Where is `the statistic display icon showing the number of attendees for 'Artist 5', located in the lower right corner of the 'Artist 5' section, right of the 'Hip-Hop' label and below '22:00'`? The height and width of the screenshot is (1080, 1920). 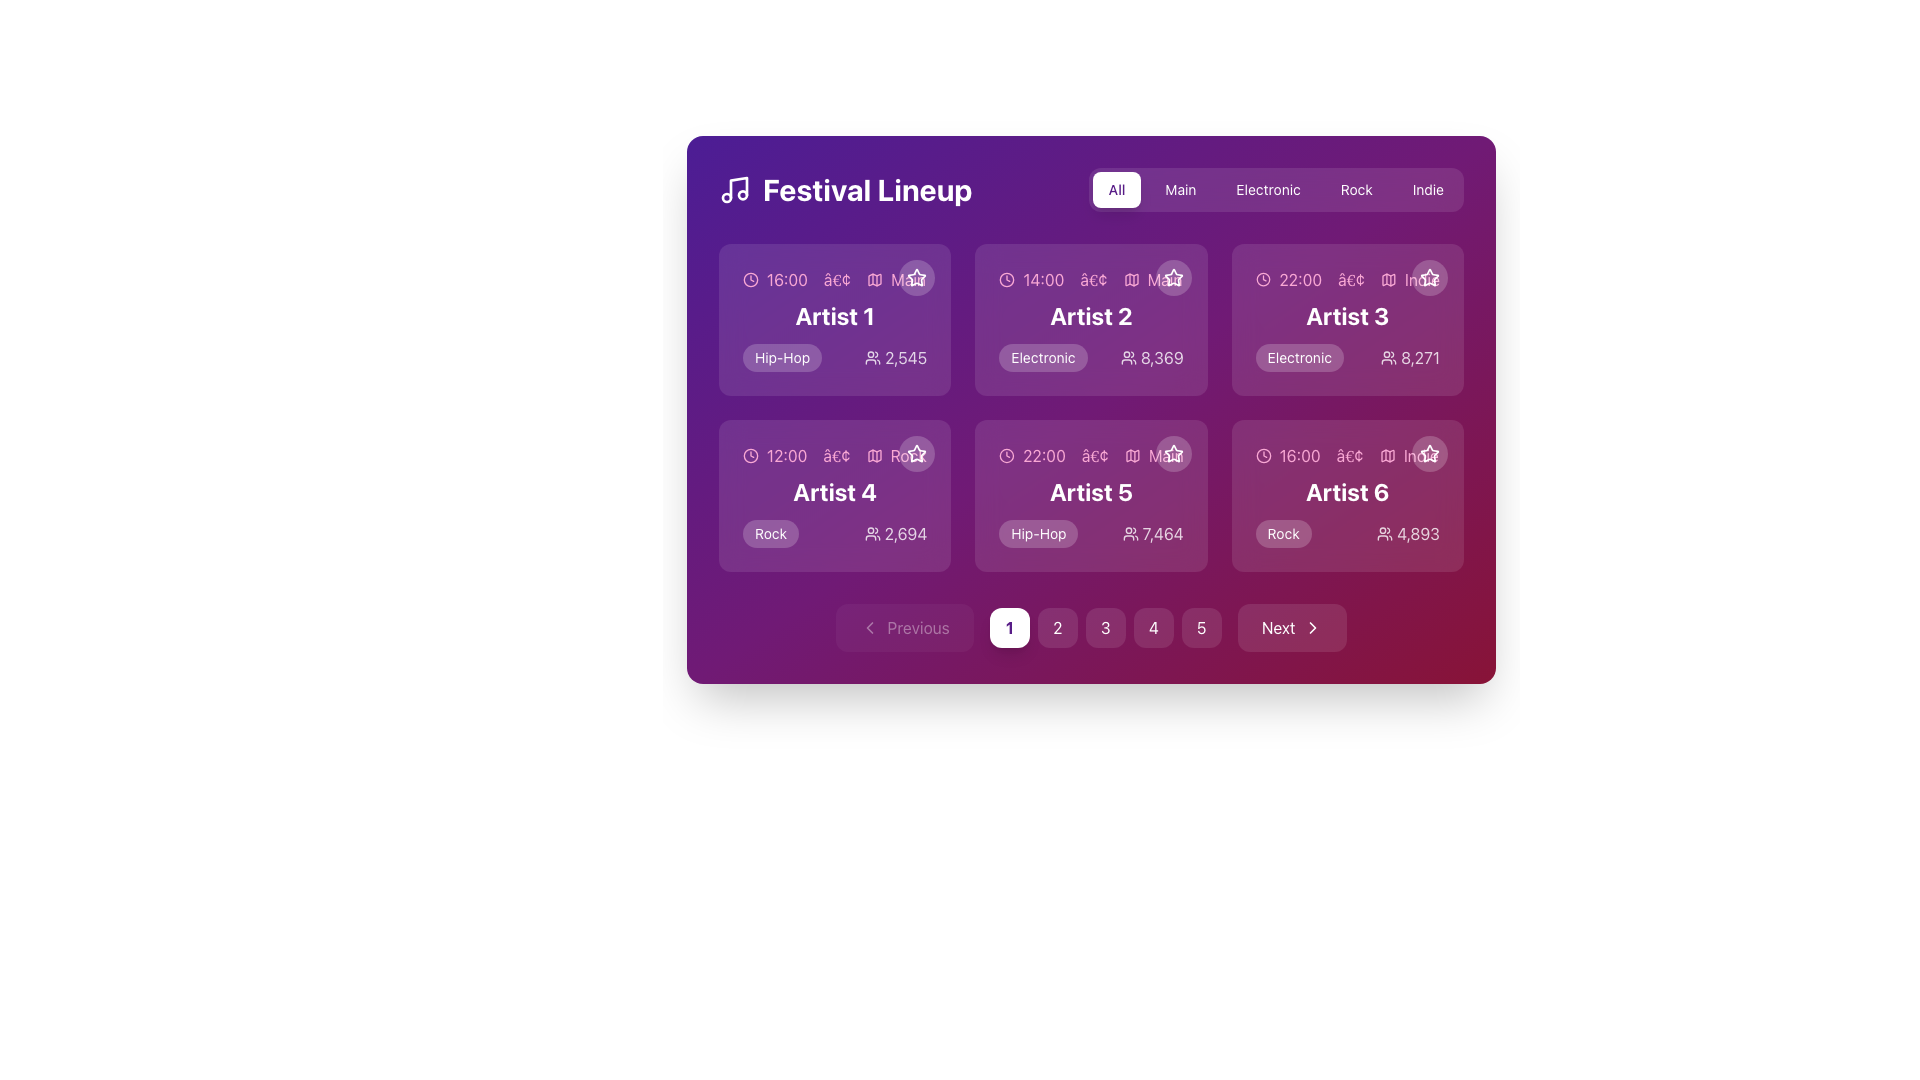
the statistic display icon showing the number of attendees for 'Artist 5', located in the lower right corner of the 'Artist 5' section, right of the 'Hip-Hop' label and below '22:00' is located at coordinates (1153, 532).